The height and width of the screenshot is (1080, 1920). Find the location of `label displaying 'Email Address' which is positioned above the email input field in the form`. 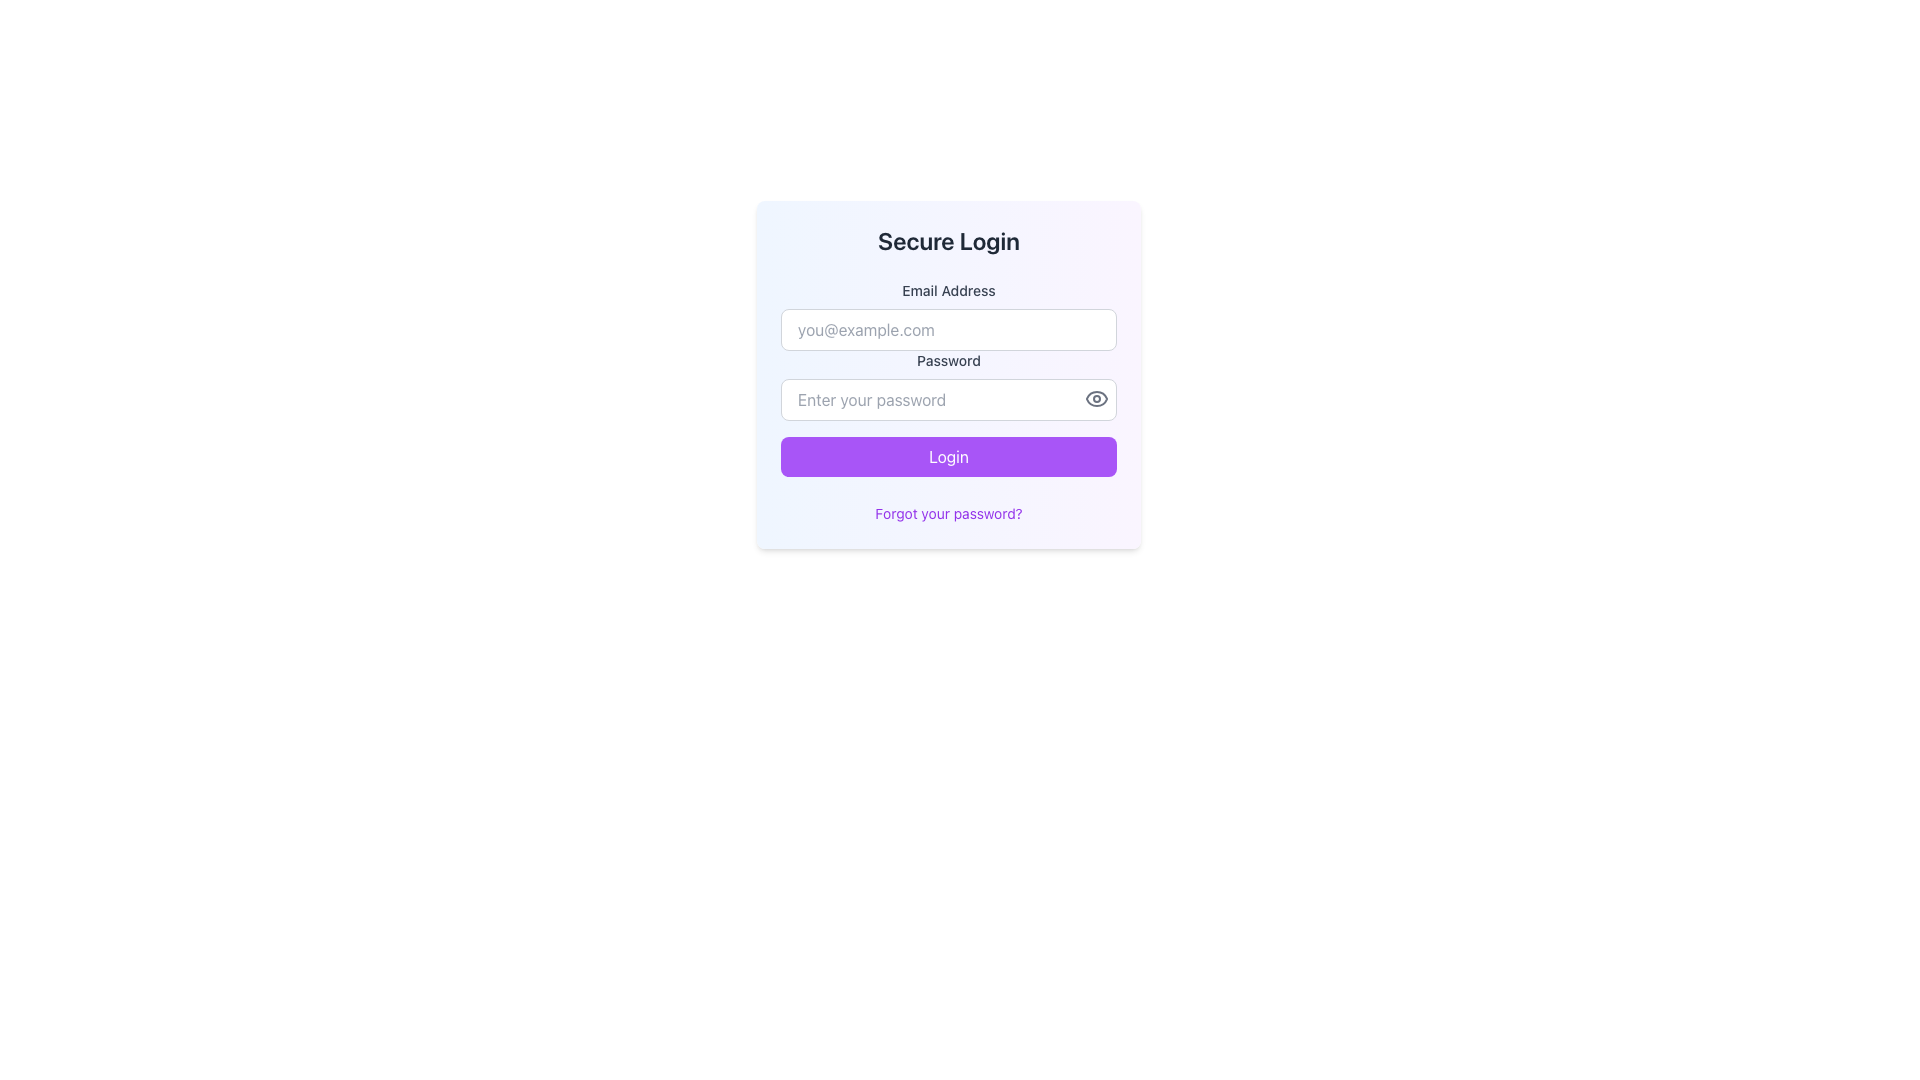

label displaying 'Email Address' which is positioned above the email input field in the form is located at coordinates (948, 290).